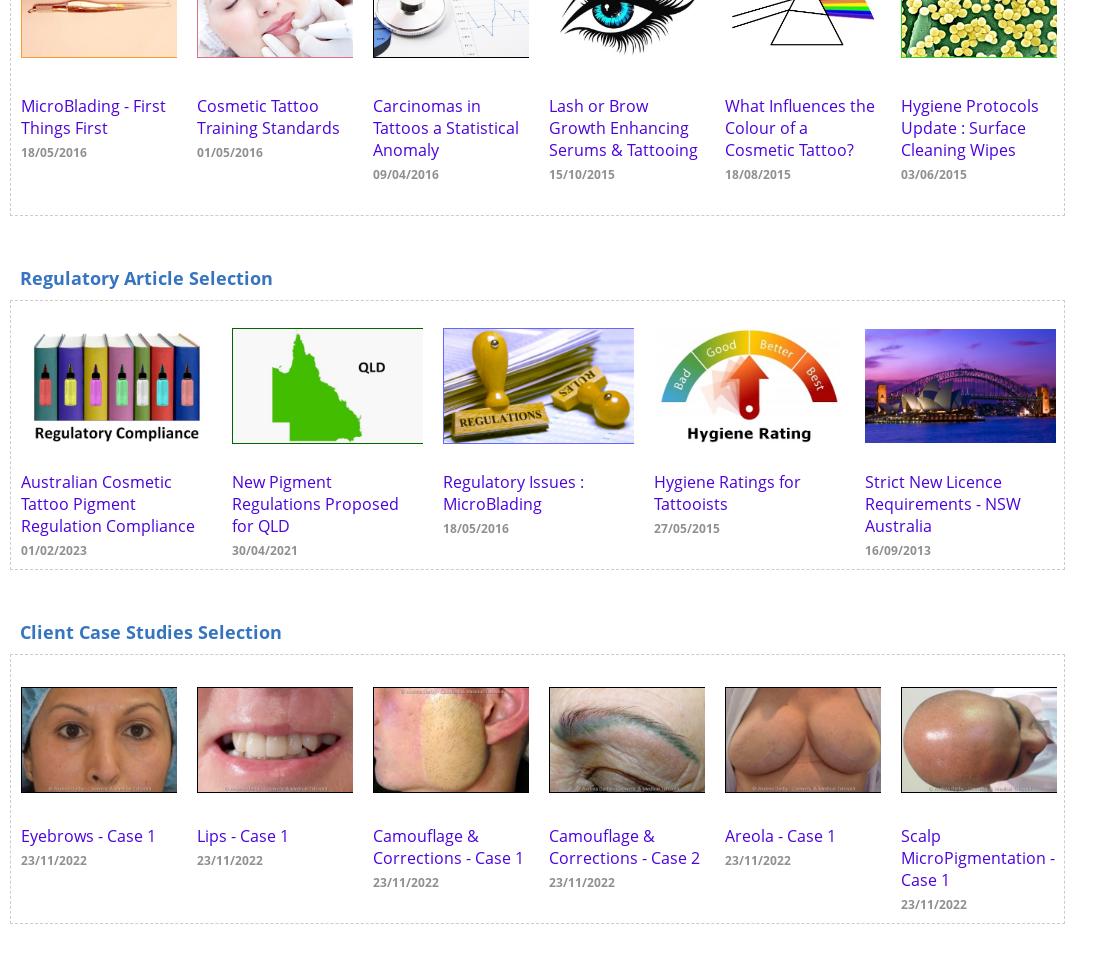 Image resolution: width=1096 pixels, height=960 pixels. Describe the element at coordinates (146, 275) in the screenshot. I see `'Regulatory Article Selection'` at that location.